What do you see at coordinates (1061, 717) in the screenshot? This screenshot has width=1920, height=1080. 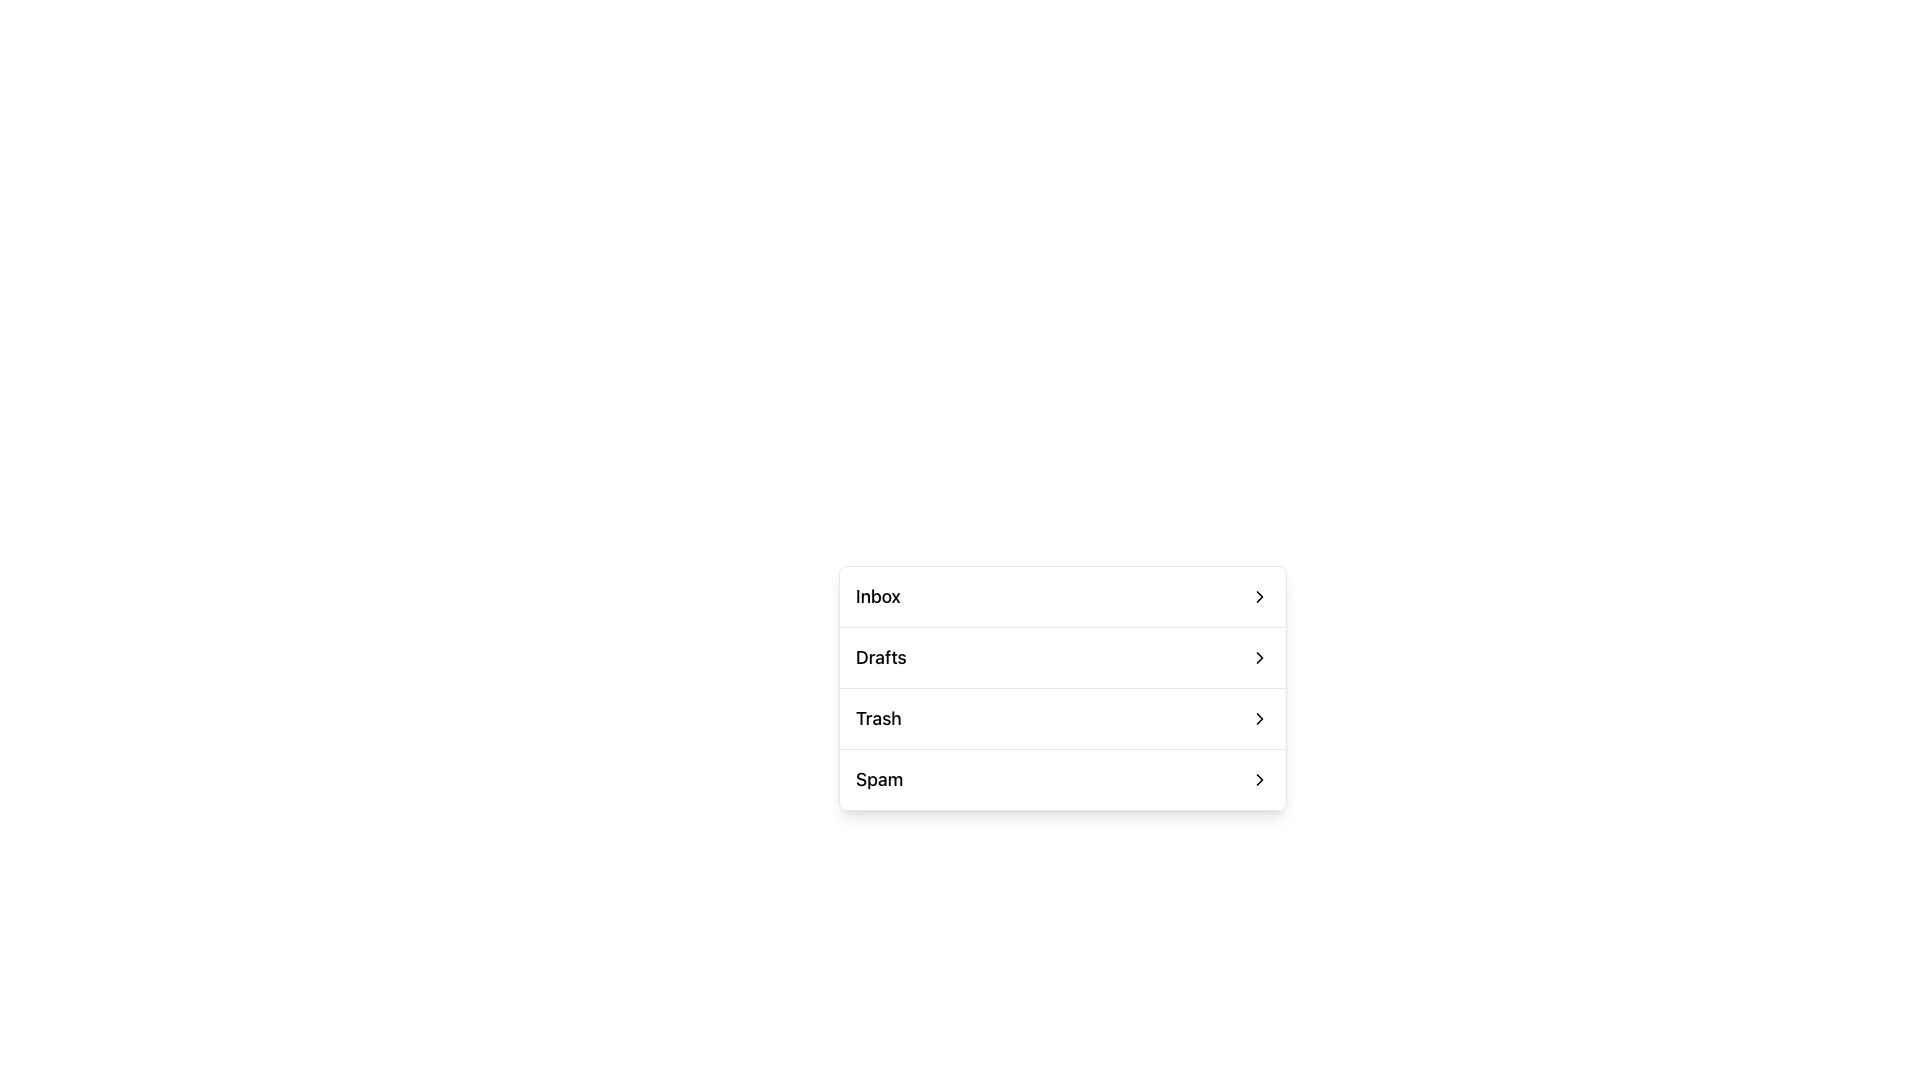 I see `the third item in the vertical list that navigates to the 'Trash' section, positioned between 'Drafts' and 'Spam'` at bounding box center [1061, 717].